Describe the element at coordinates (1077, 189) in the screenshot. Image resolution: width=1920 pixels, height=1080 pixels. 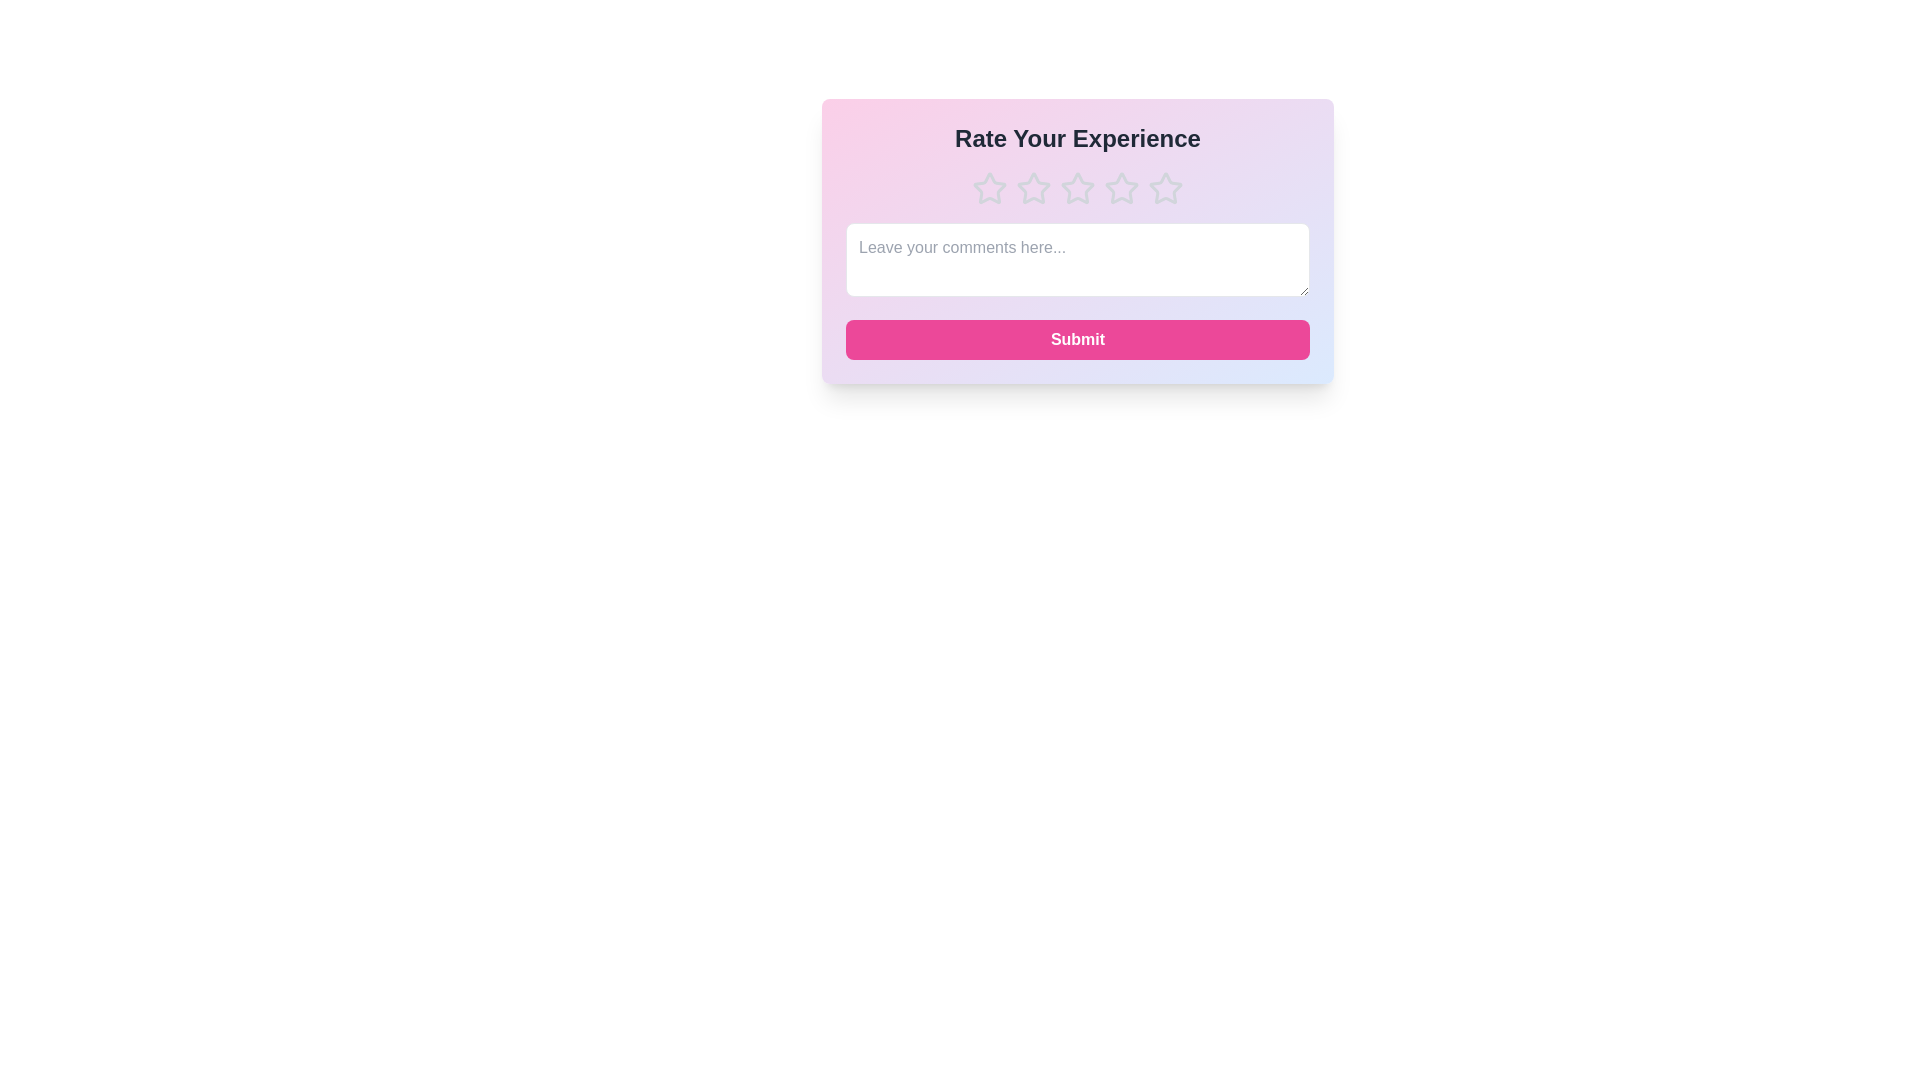
I see `the star corresponding to 3 to preview the rating` at that location.